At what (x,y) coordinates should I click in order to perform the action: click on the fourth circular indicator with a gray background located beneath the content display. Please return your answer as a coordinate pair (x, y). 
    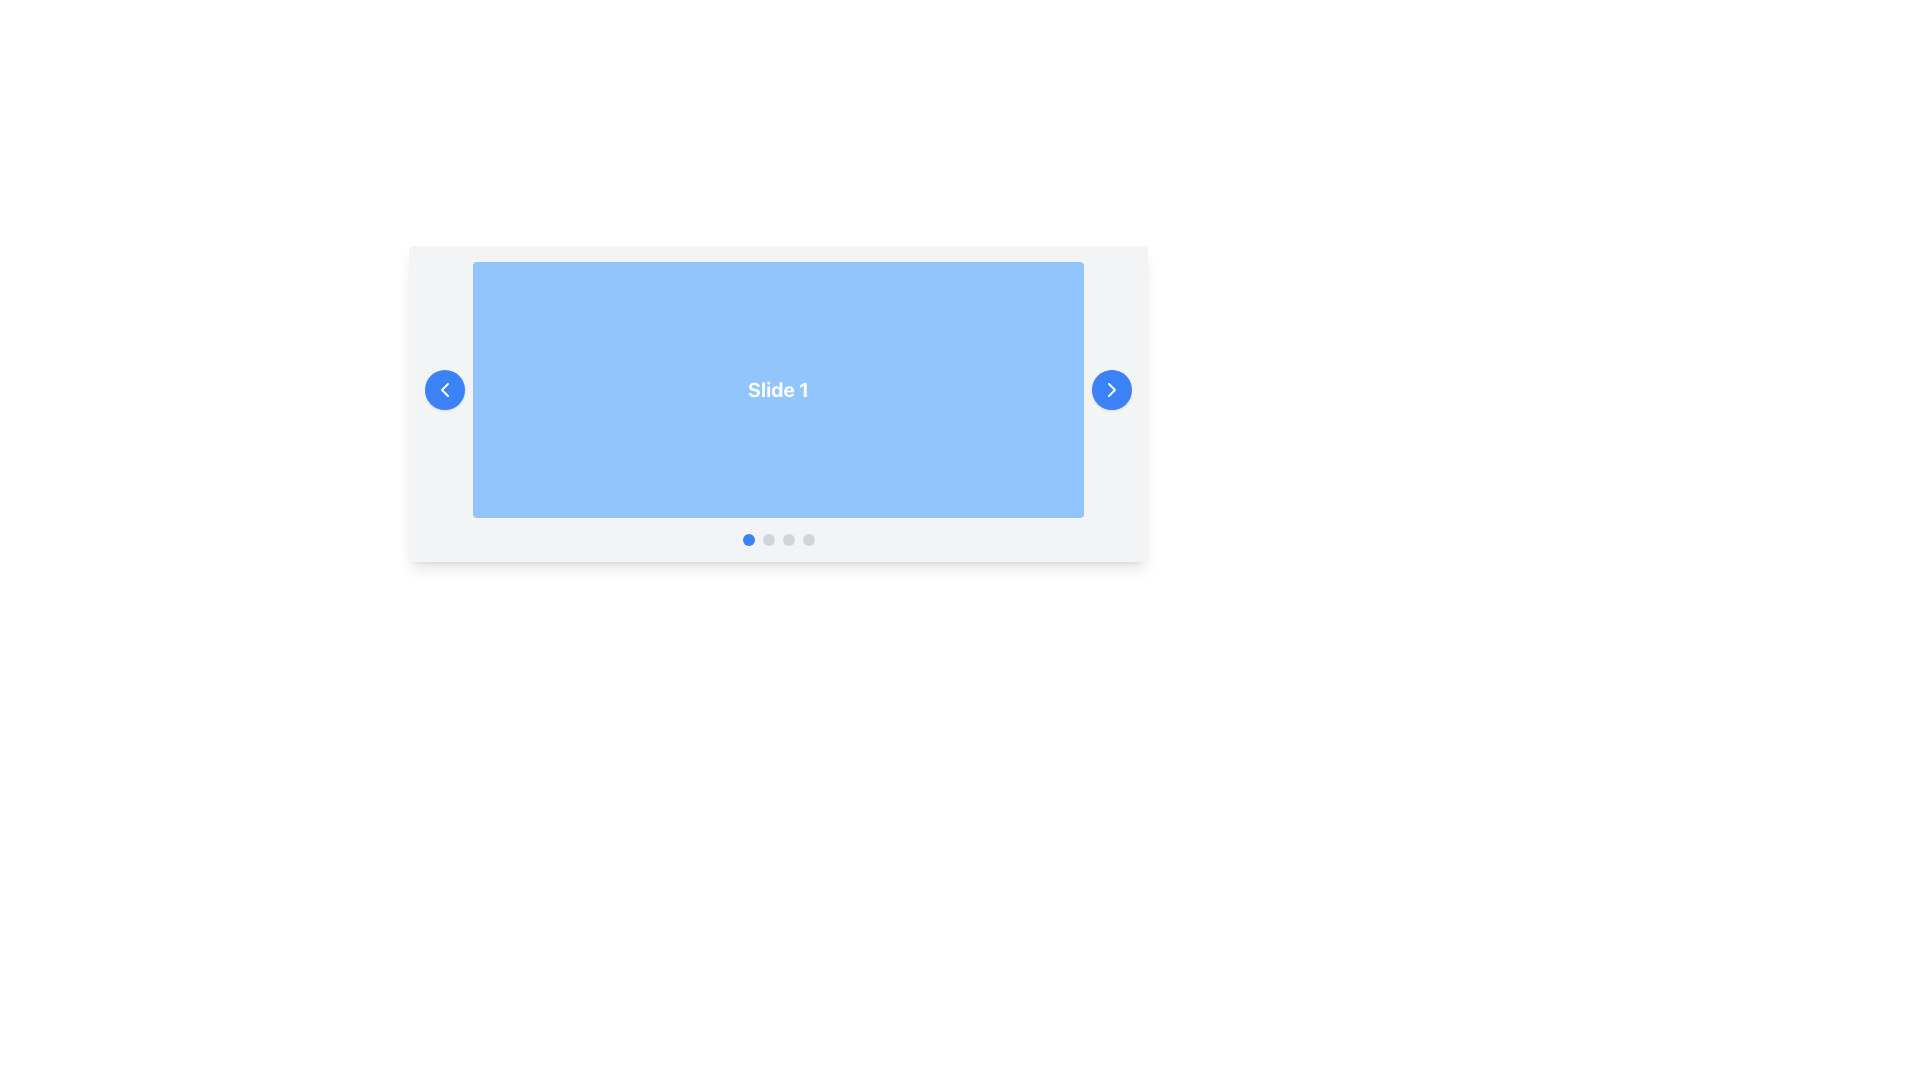
    Looking at the image, I should click on (808, 540).